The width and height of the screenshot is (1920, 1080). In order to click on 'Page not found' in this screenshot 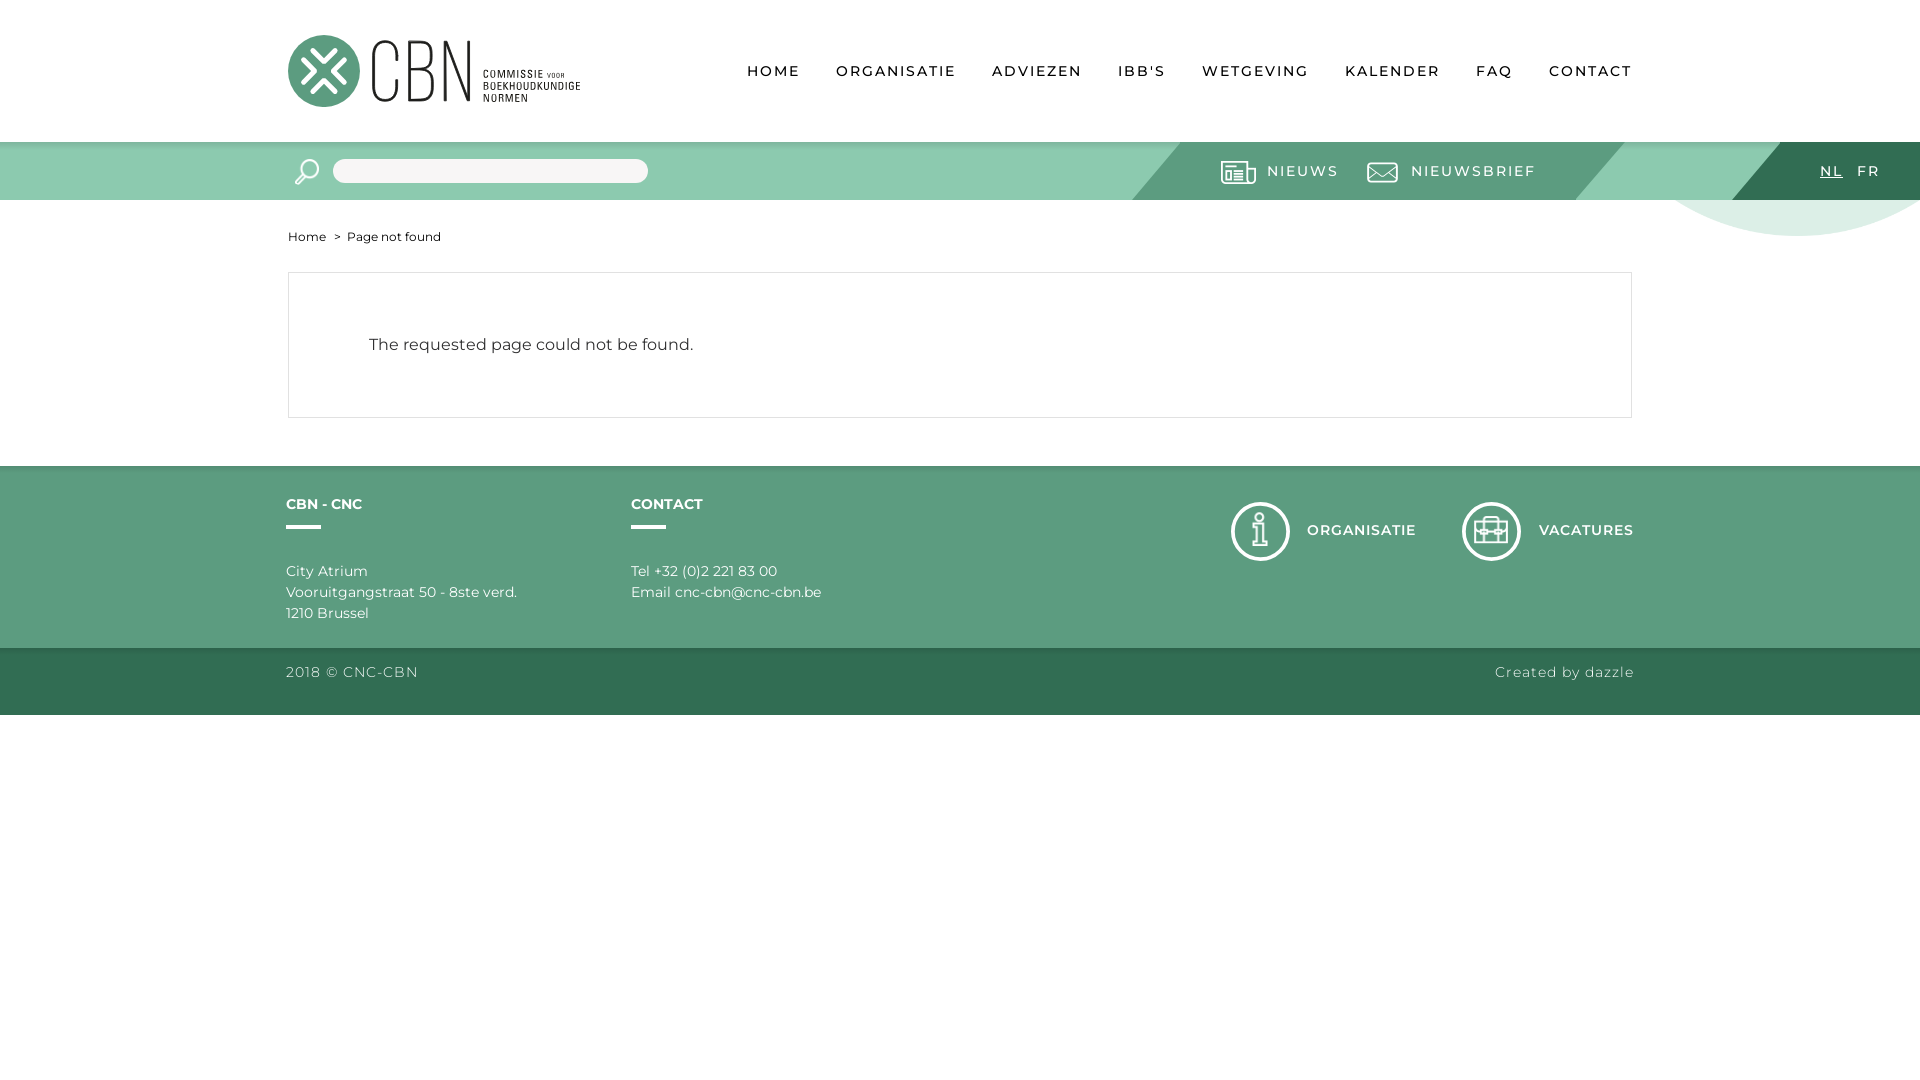, I will do `click(390, 235)`.